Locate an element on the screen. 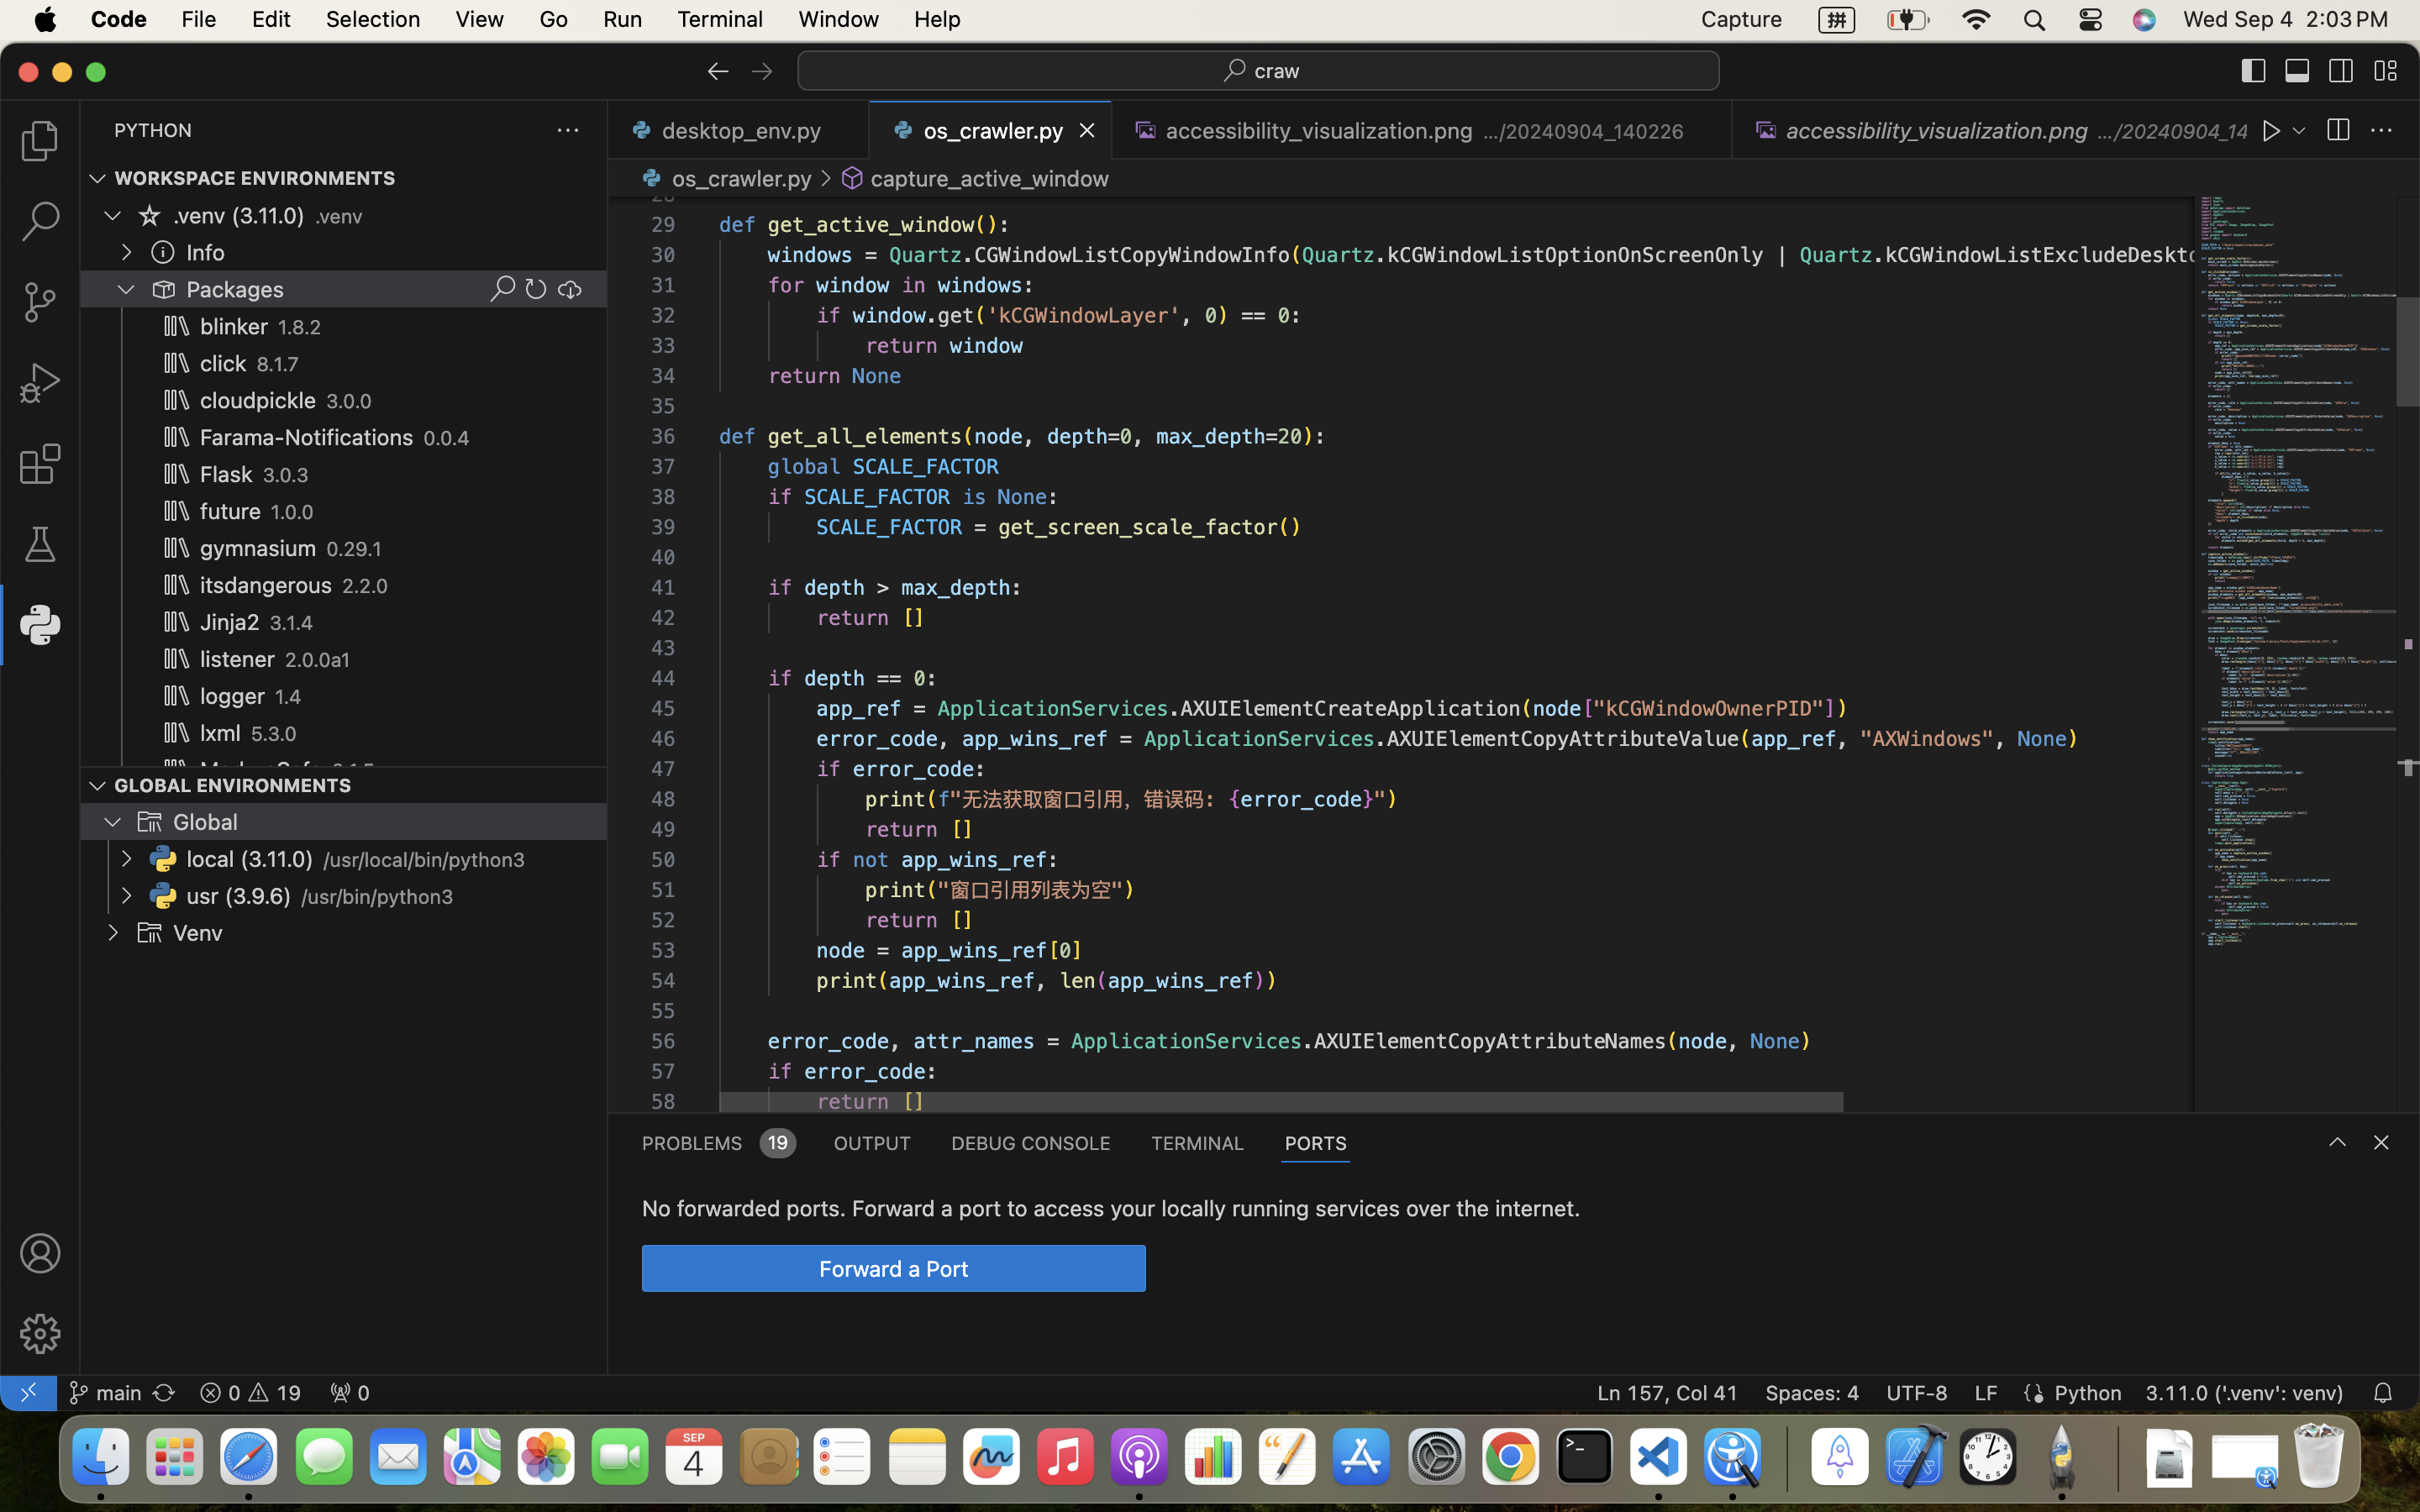 The image size is (2420, 1512). '0 ' is located at coordinates (39, 544).